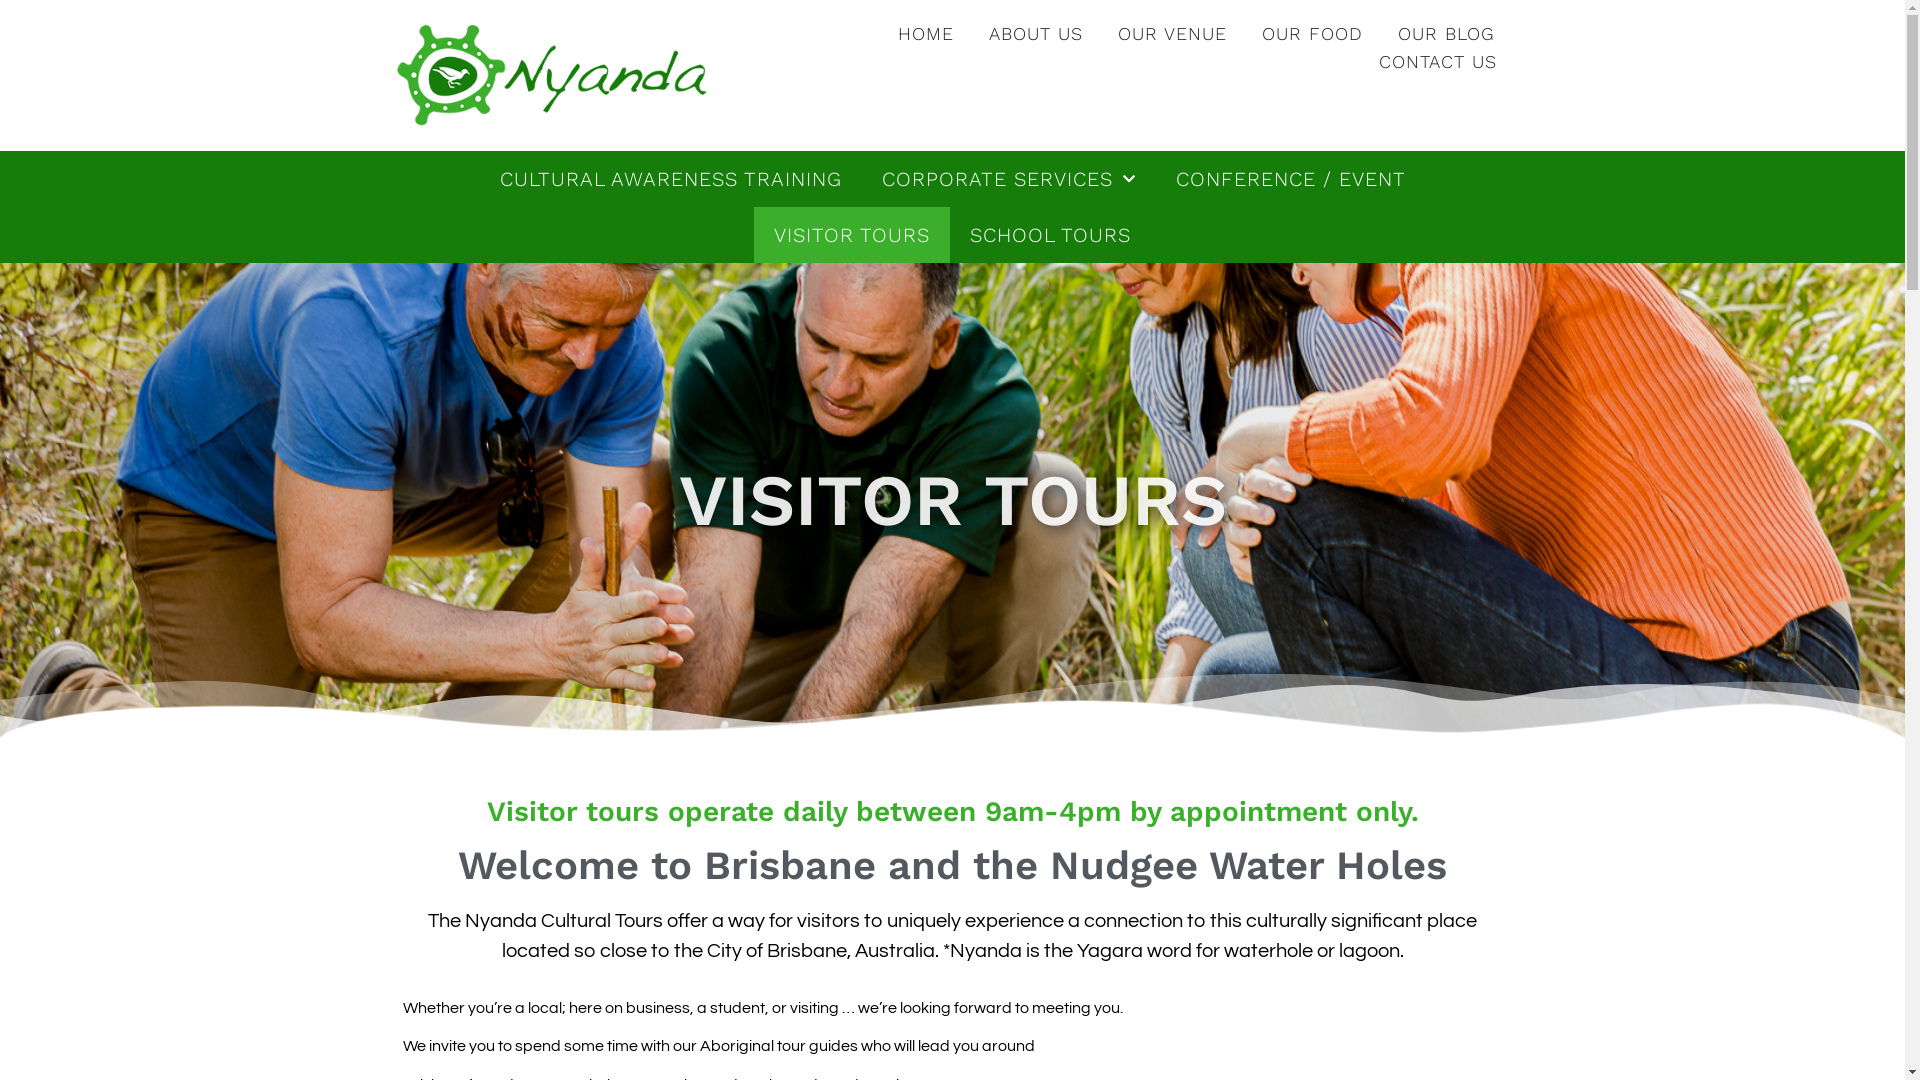 The height and width of the screenshot is (1080, 1920). What do you see at coordinates (1049, 234) in the screenshot?
I see `'SCHOOL TOURS'` at bounding box center [1049, 234].